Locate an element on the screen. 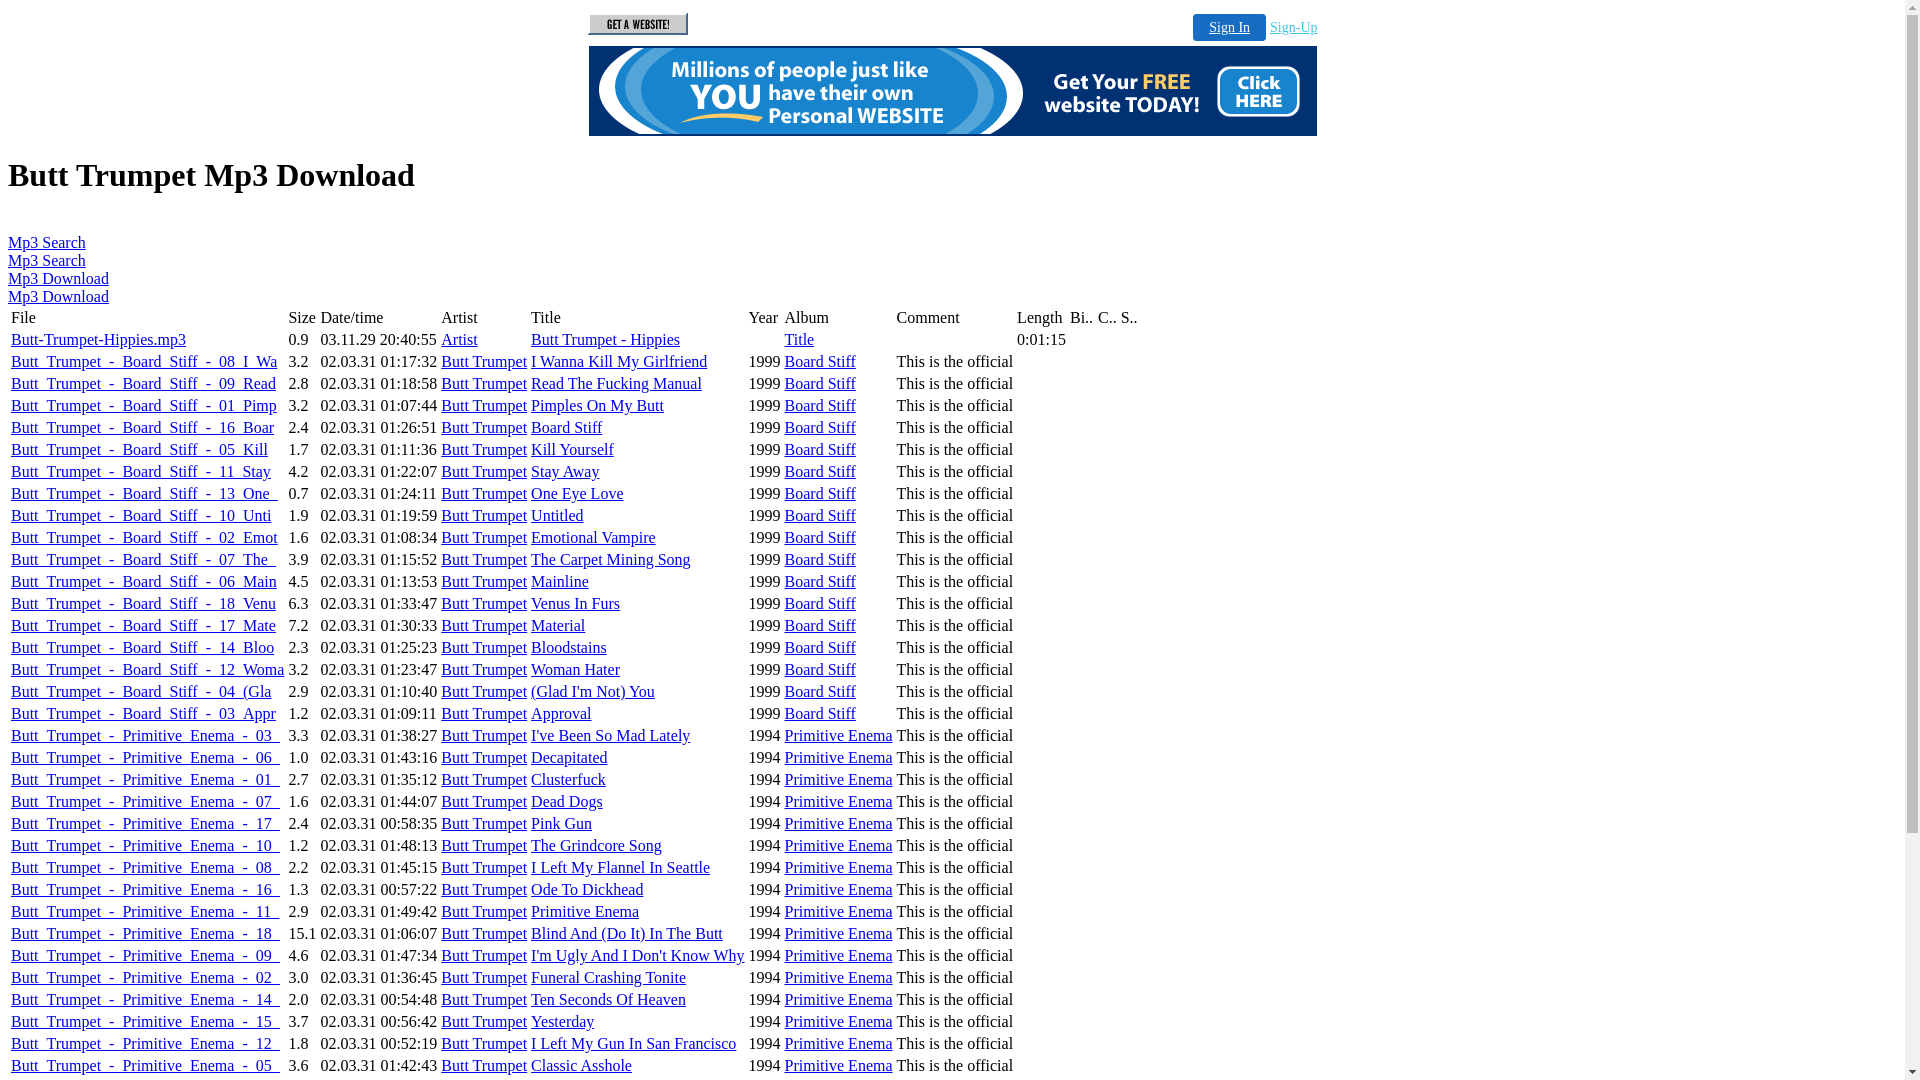 The height and width of the screenshot is (1080, 1920). 'Primitive Enema' is located at coordinates (839, 1021).